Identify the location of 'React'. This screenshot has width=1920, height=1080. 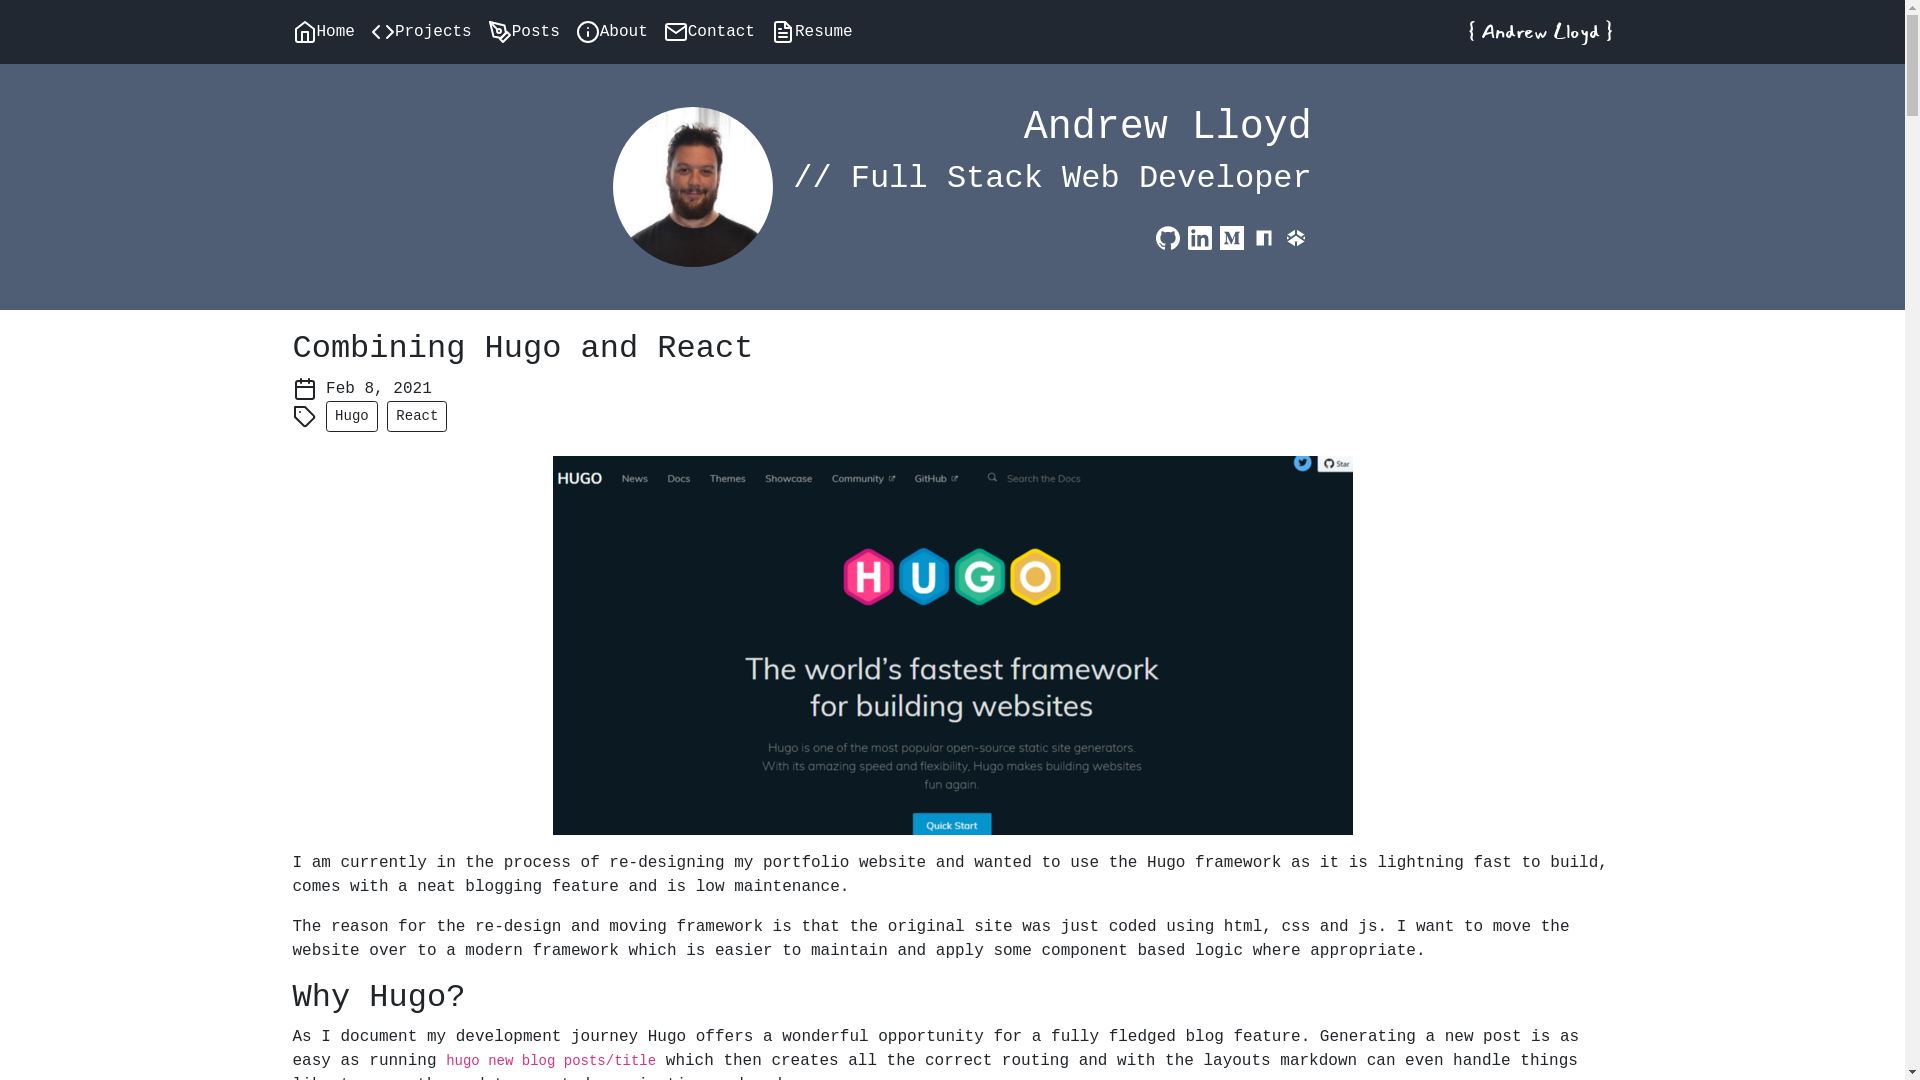
(416, 415).